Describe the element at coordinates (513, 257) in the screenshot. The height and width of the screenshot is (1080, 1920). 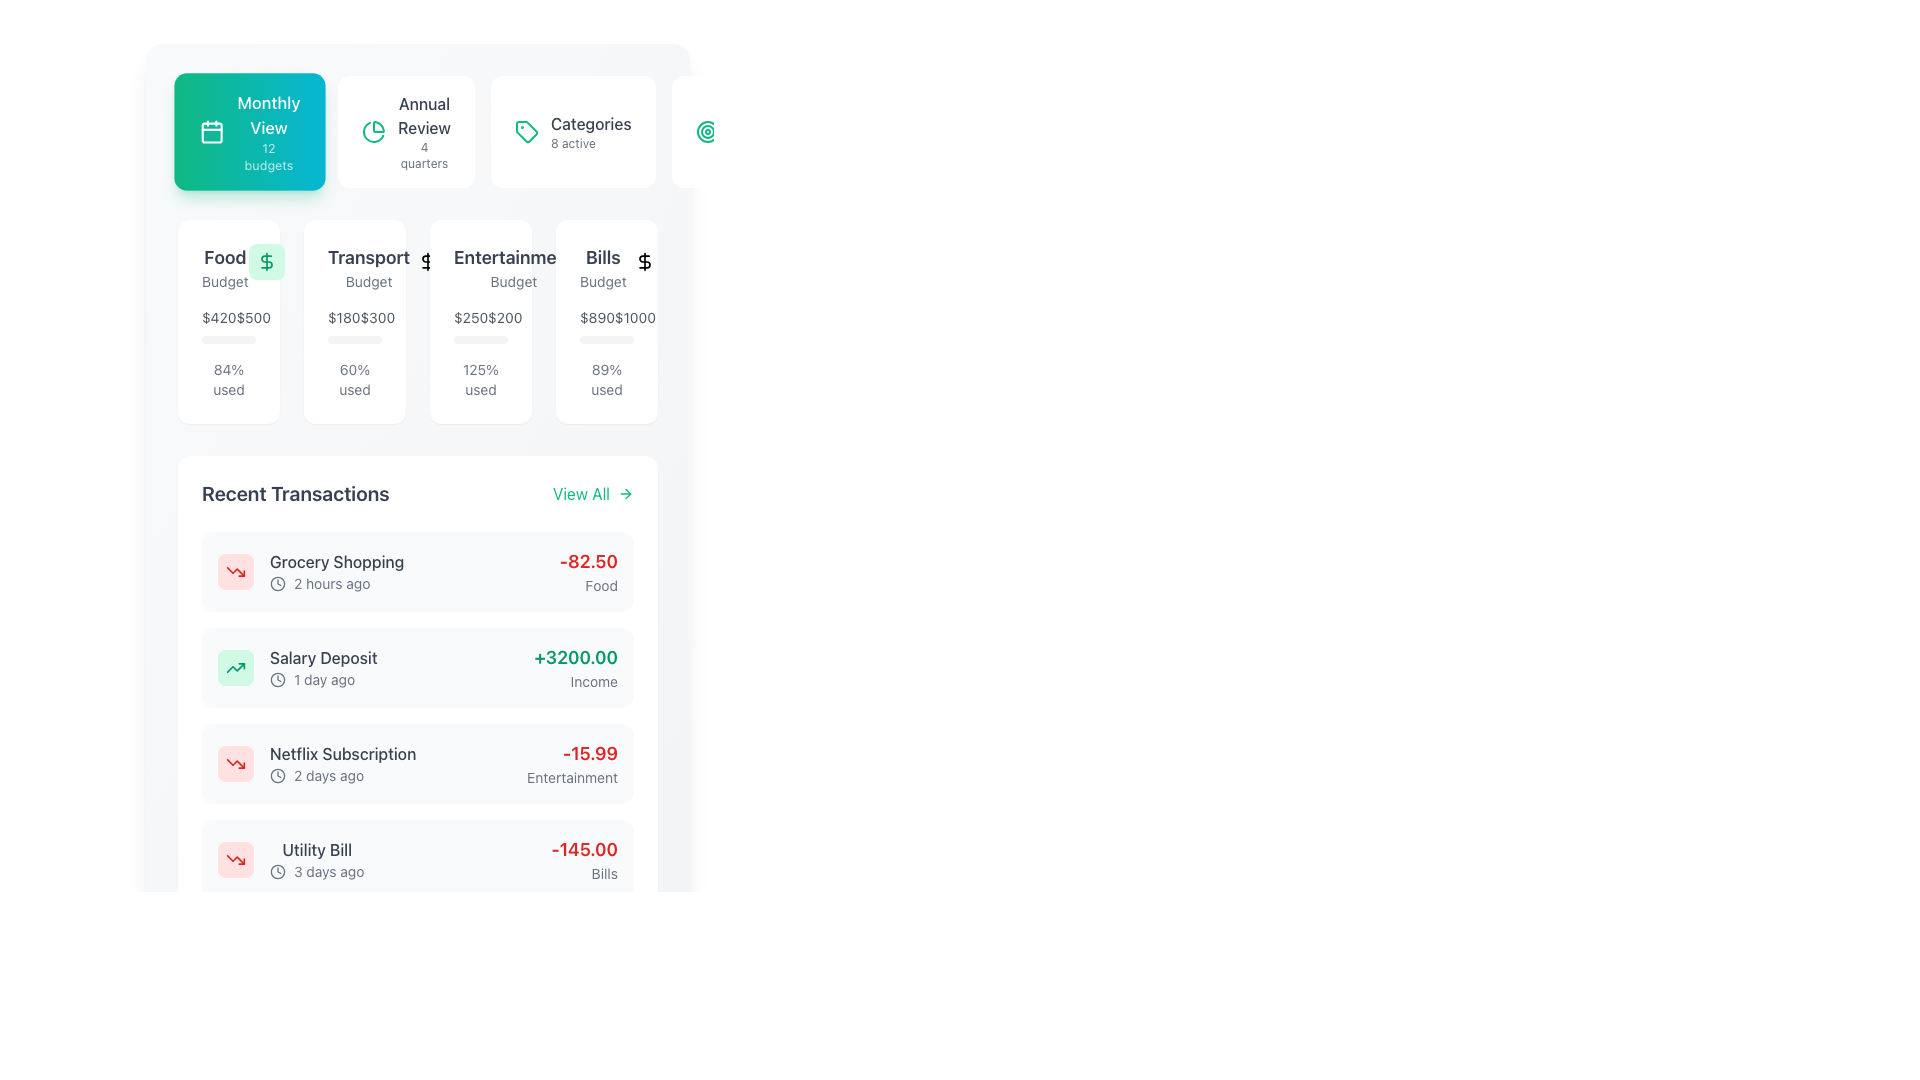
I see `the text label indicating the category 'Entertainment' located at the center top of the 'Entertainment Budget' card, which is the third card from the left in a row` at that location.